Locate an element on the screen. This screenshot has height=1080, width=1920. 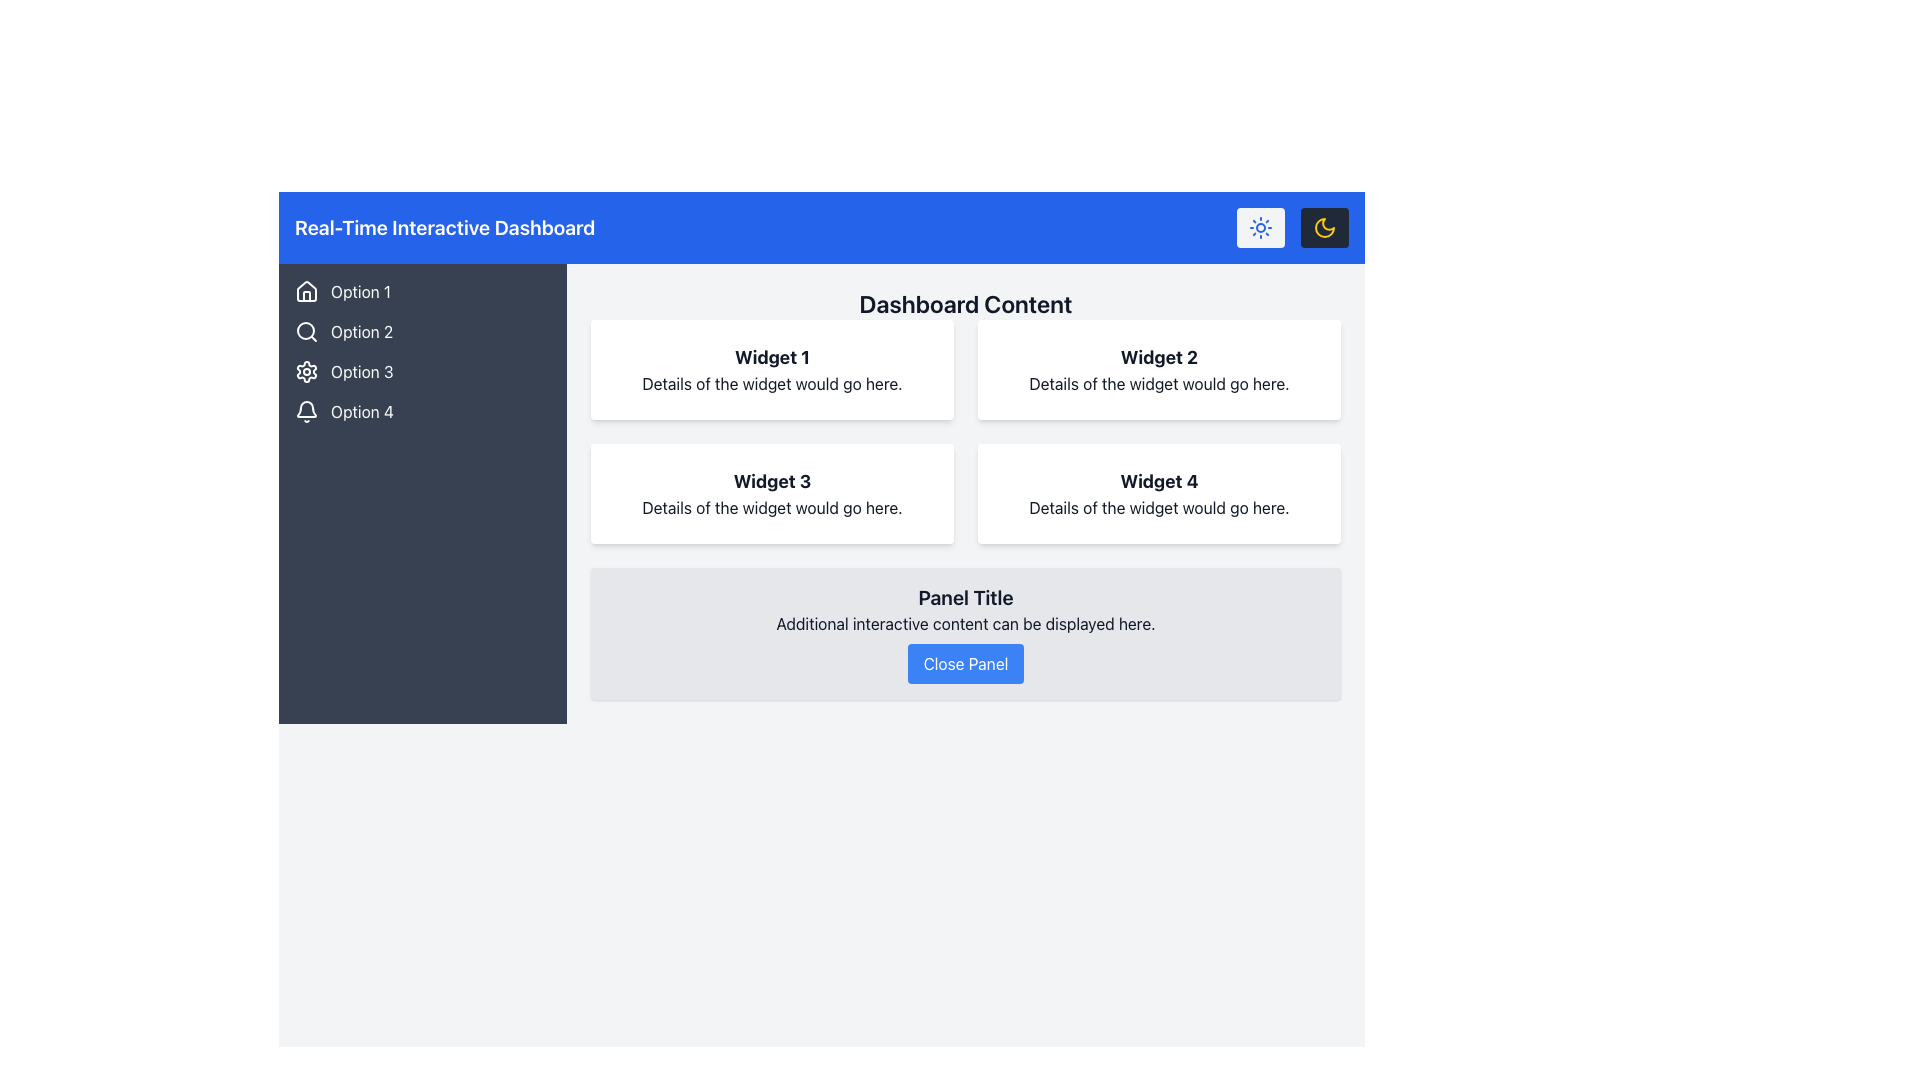
the text block that provides contextual information for 'Widget 4', located beneath the title in the top-right section of the dashboard is located at coordinates (1159, 507).